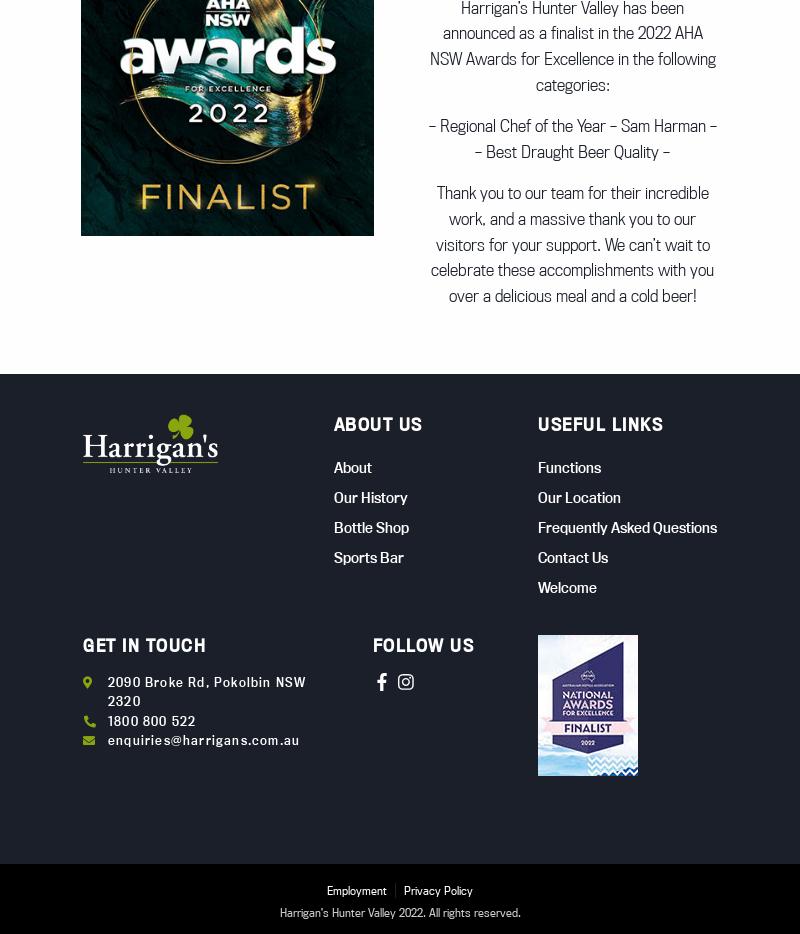 This screenshot has width=800, height=934. I want to click on 'Our Location', so click(578, 495).